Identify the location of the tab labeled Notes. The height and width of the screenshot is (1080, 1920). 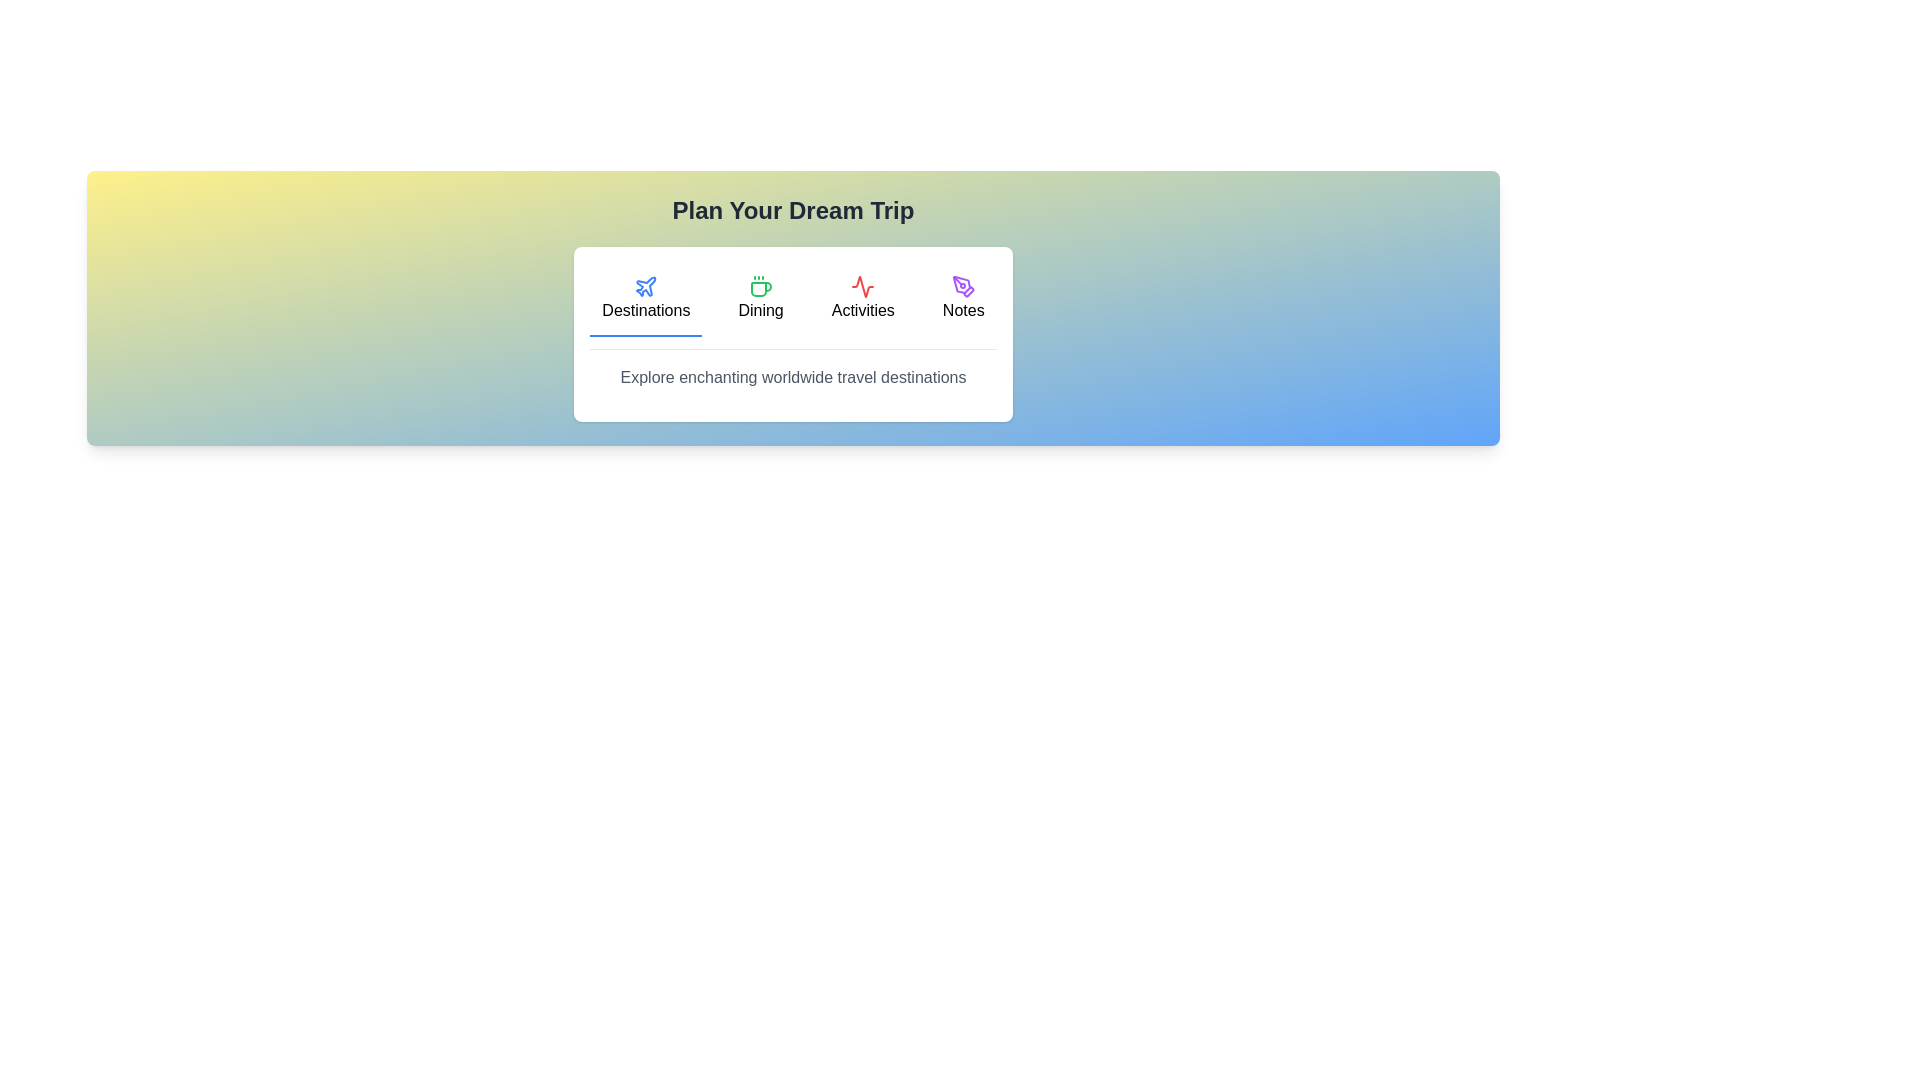
(963, 300).